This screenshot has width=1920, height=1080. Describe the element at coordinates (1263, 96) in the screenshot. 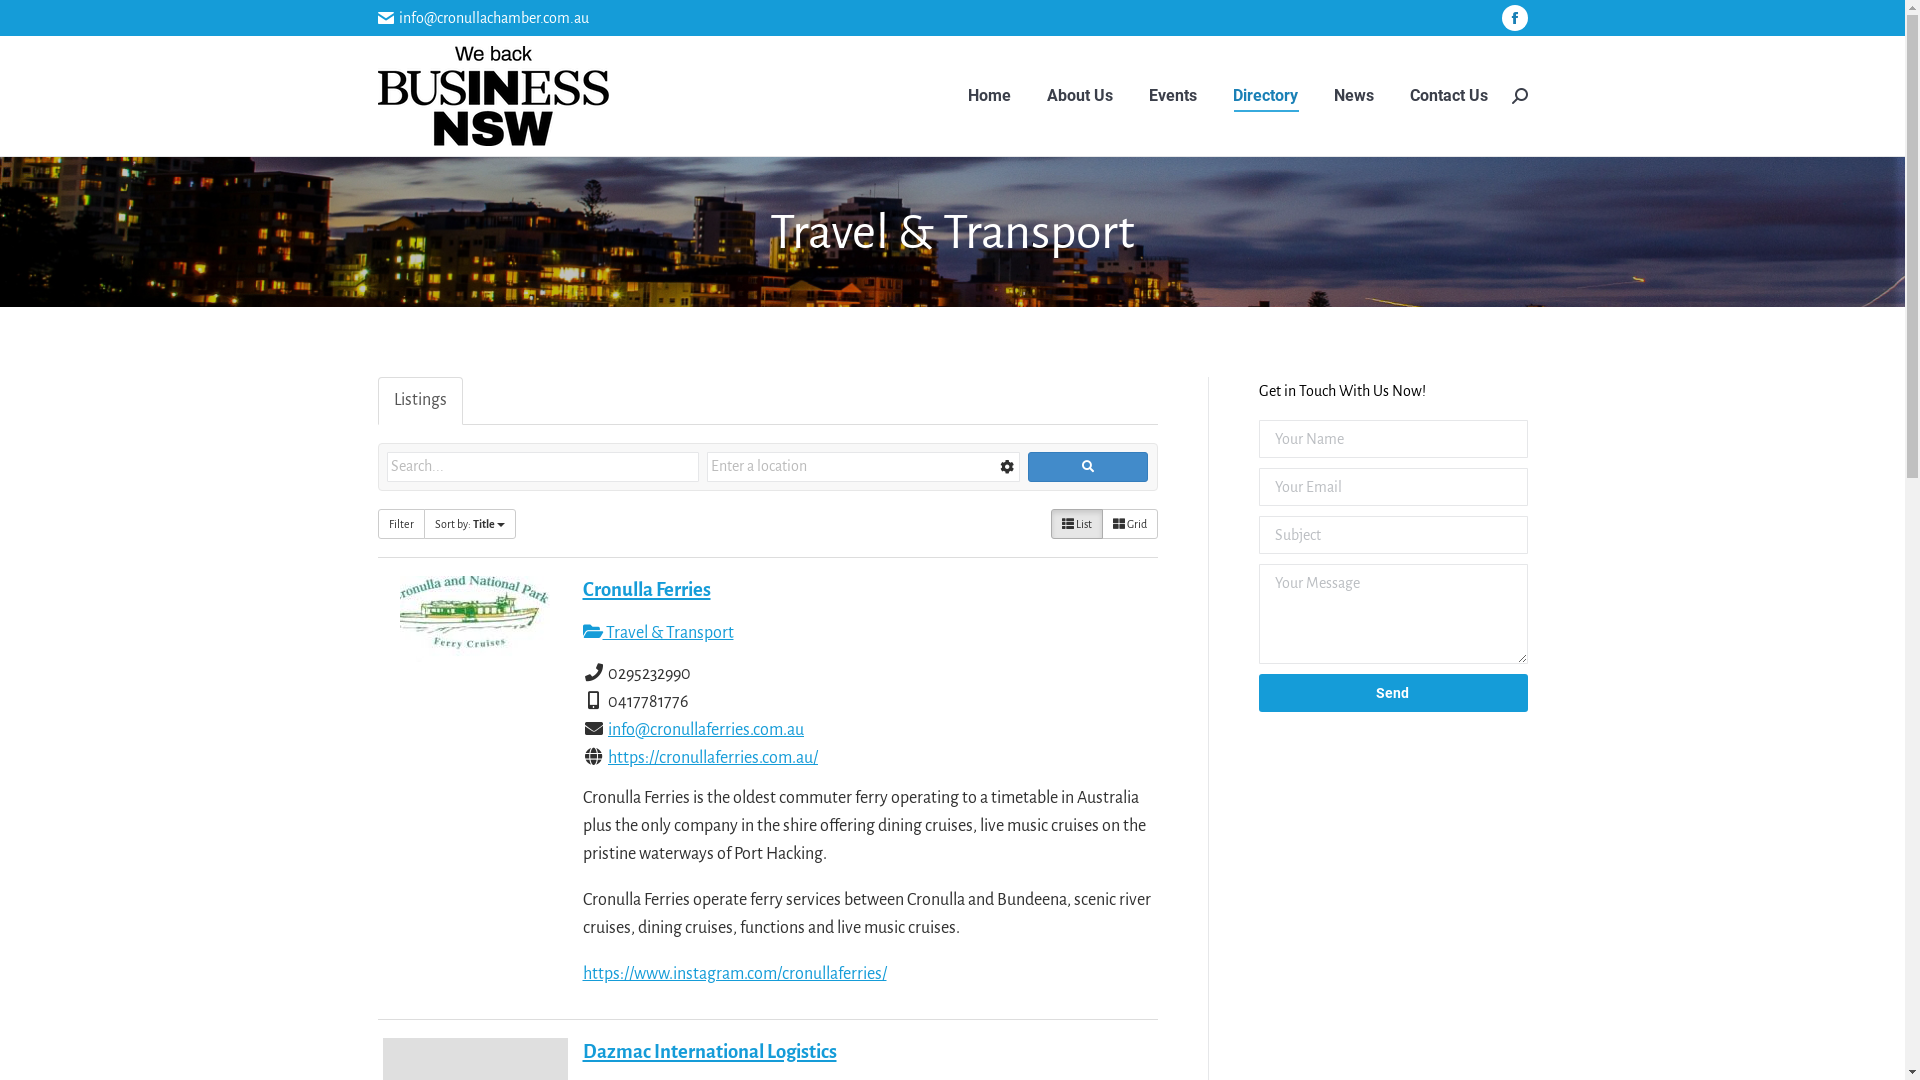

I see `'Directory'` at that location.